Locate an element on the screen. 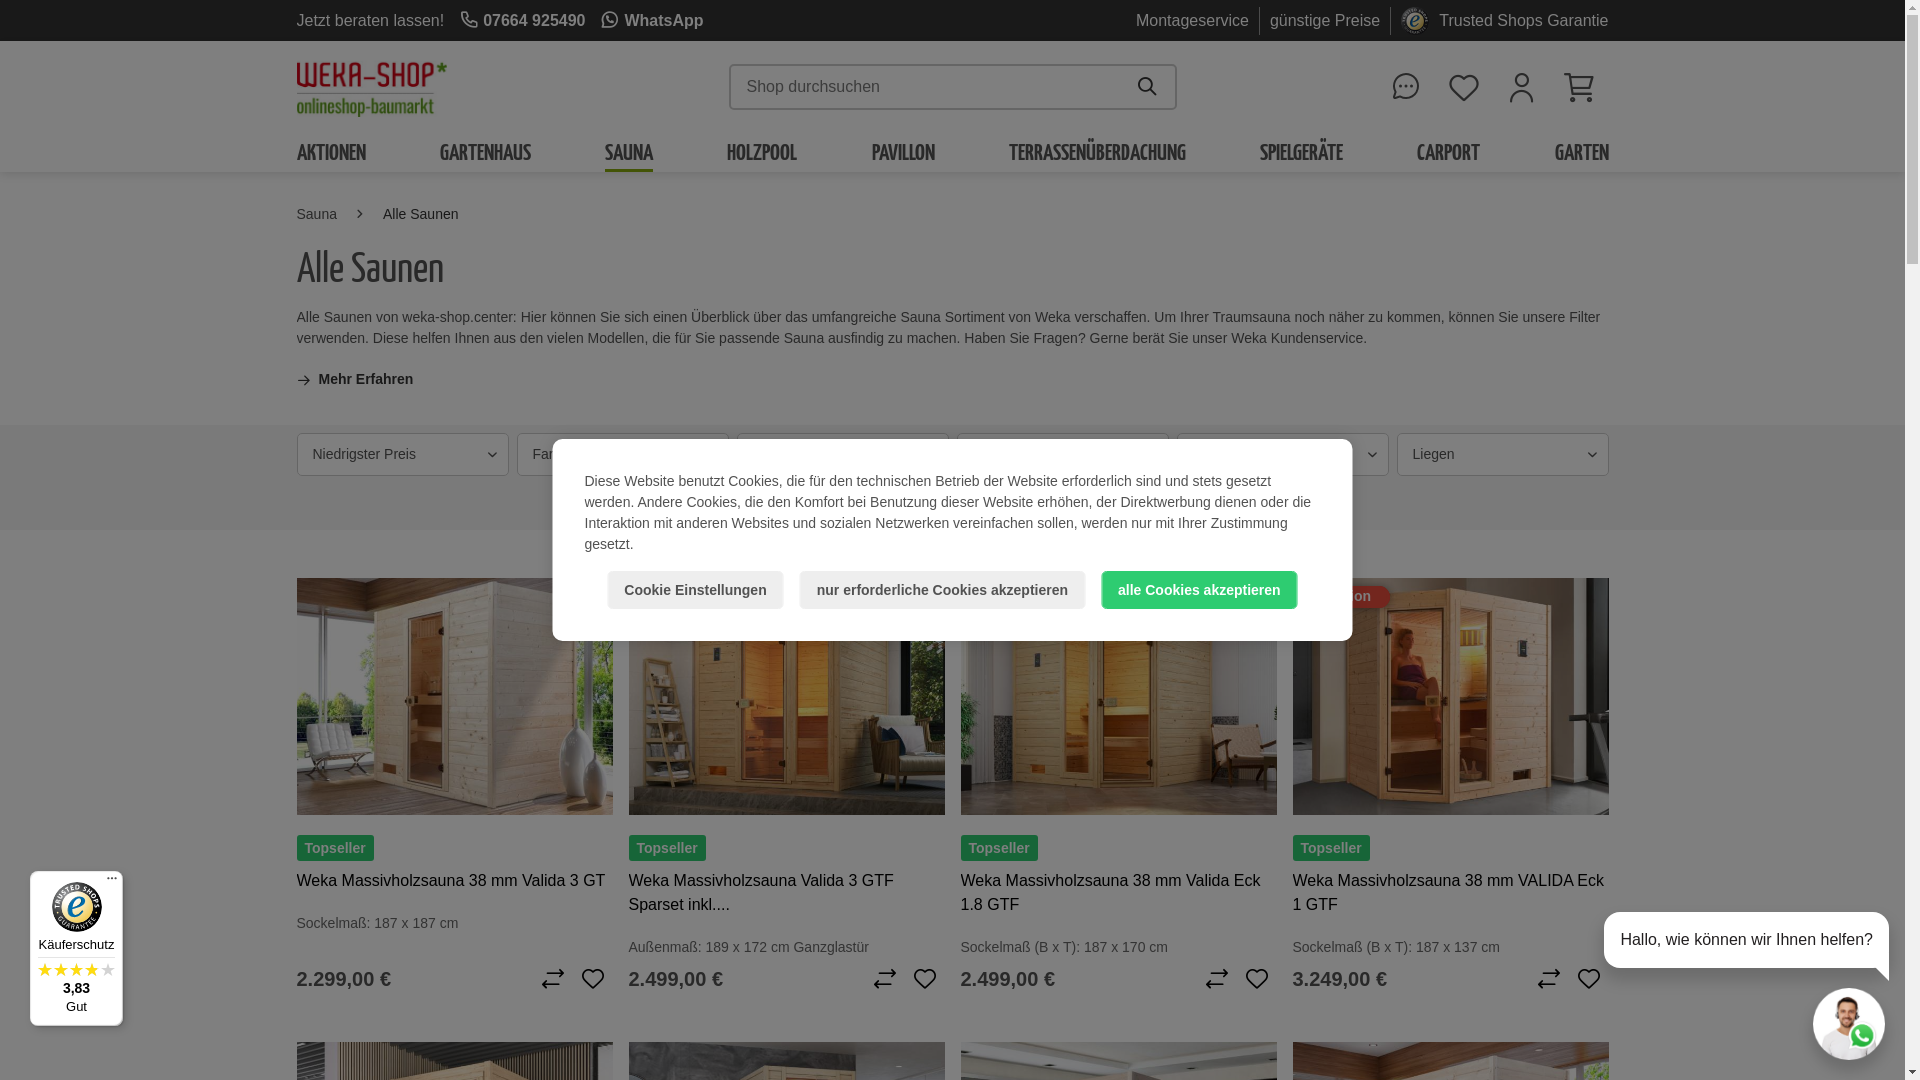  'HOLZPOOL' is located at coordinates (761, 149).